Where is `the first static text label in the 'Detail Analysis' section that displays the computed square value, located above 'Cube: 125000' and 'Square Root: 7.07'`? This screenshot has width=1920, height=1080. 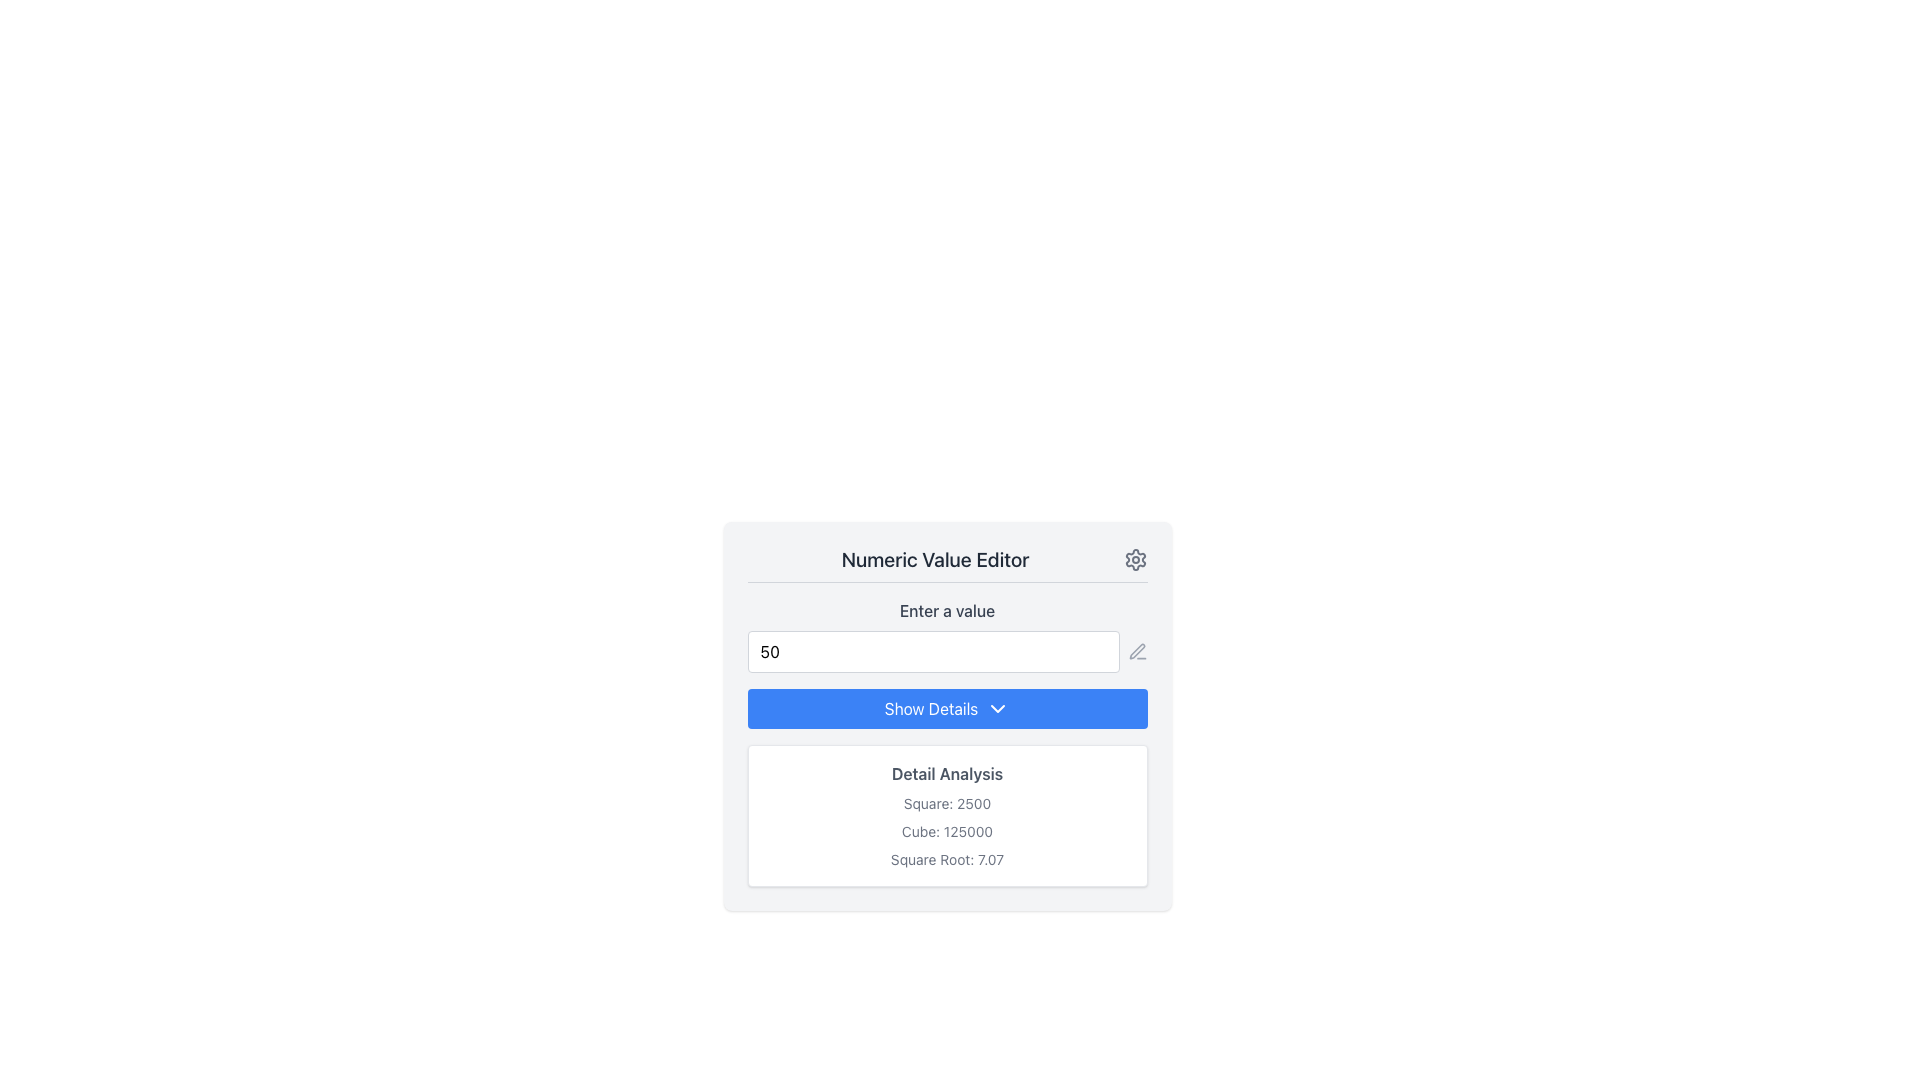
the first static text label in the 'Detail Analysis' section that displays the computed square value, located above 'Cube: 125000' and 'Square Root: 7.07' is located at coordinates (946, 802).